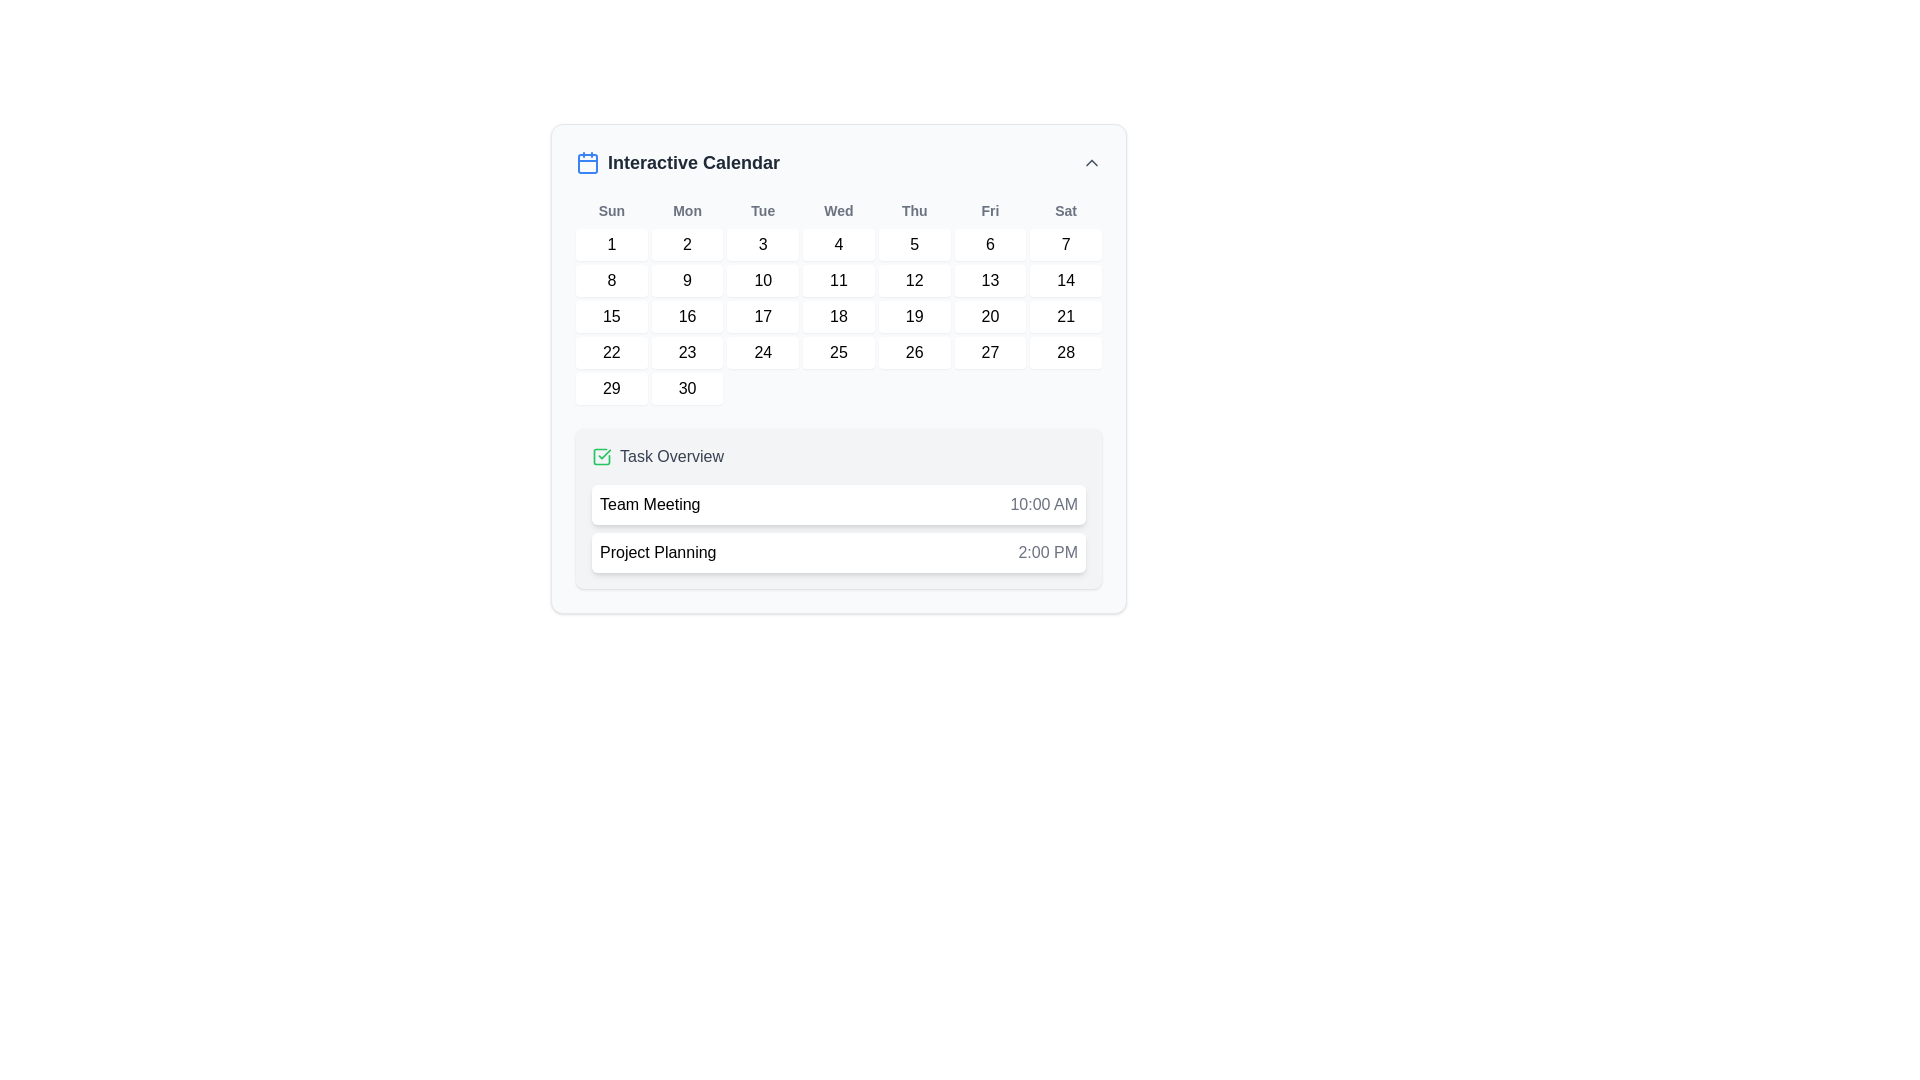  What do you see at coordinates (687, 315) in the screenshot?
I see `the interactive calendar cell representing the date '16' in the calendar layout` at bounding box center [687, 315].